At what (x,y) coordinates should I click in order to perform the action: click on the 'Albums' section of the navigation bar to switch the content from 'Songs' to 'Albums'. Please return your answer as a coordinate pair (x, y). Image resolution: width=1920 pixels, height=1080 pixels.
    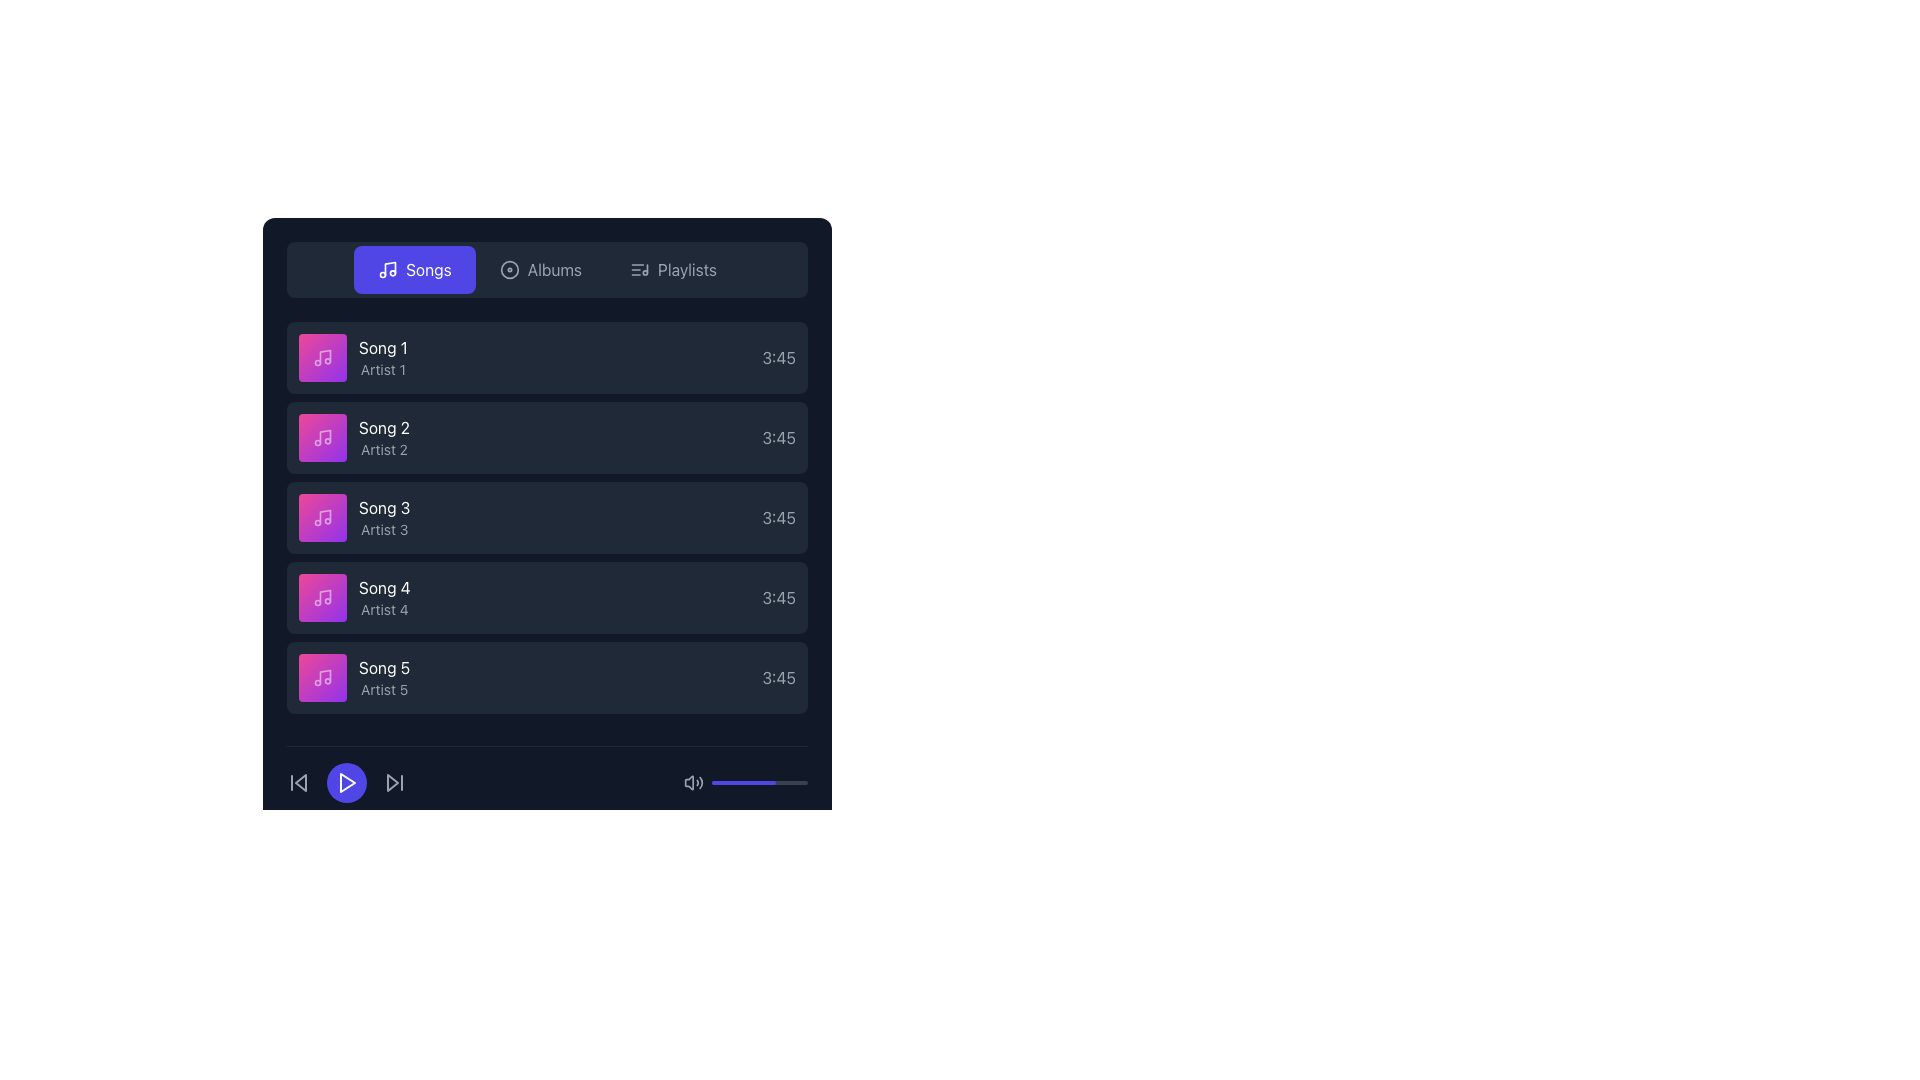
    Looking at the image, I should click on (547, 270).